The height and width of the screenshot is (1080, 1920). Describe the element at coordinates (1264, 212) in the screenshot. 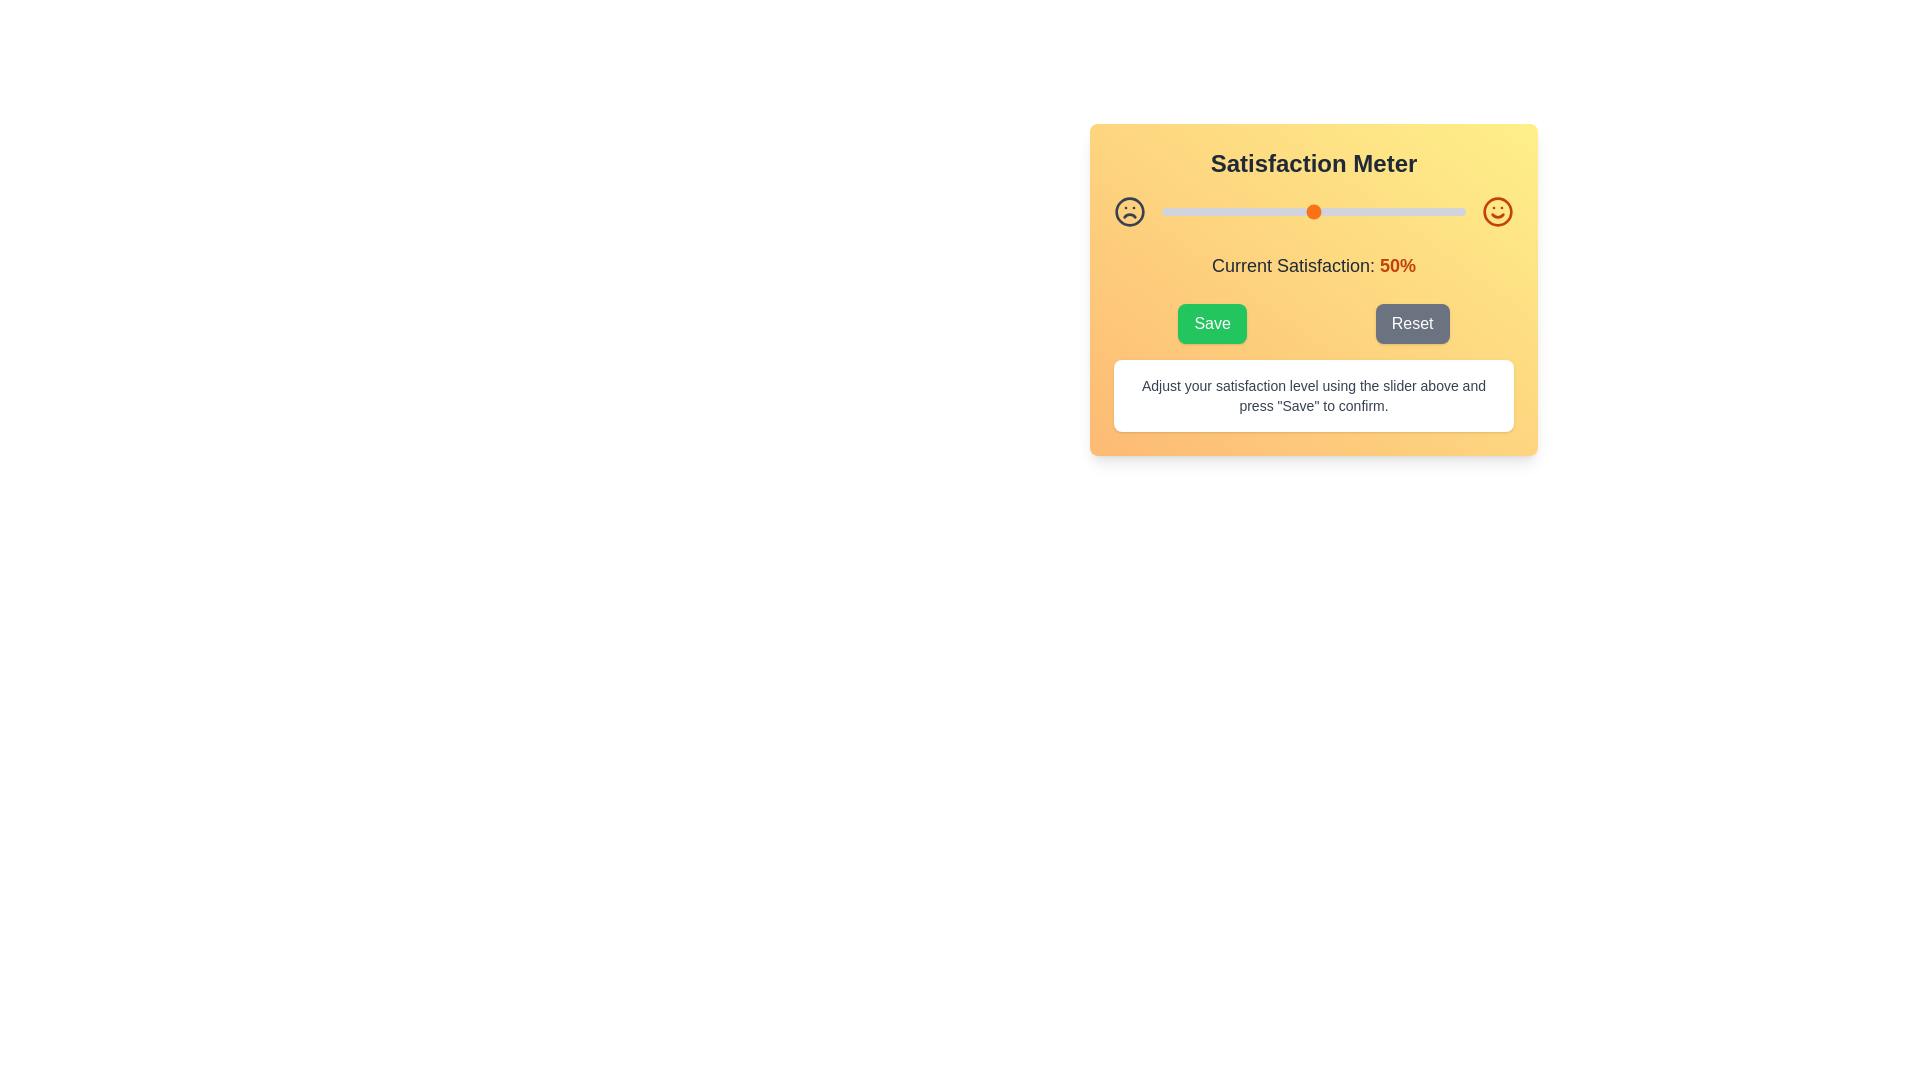

I see `the satisfaction level to 34% by moving the slider` at that location.